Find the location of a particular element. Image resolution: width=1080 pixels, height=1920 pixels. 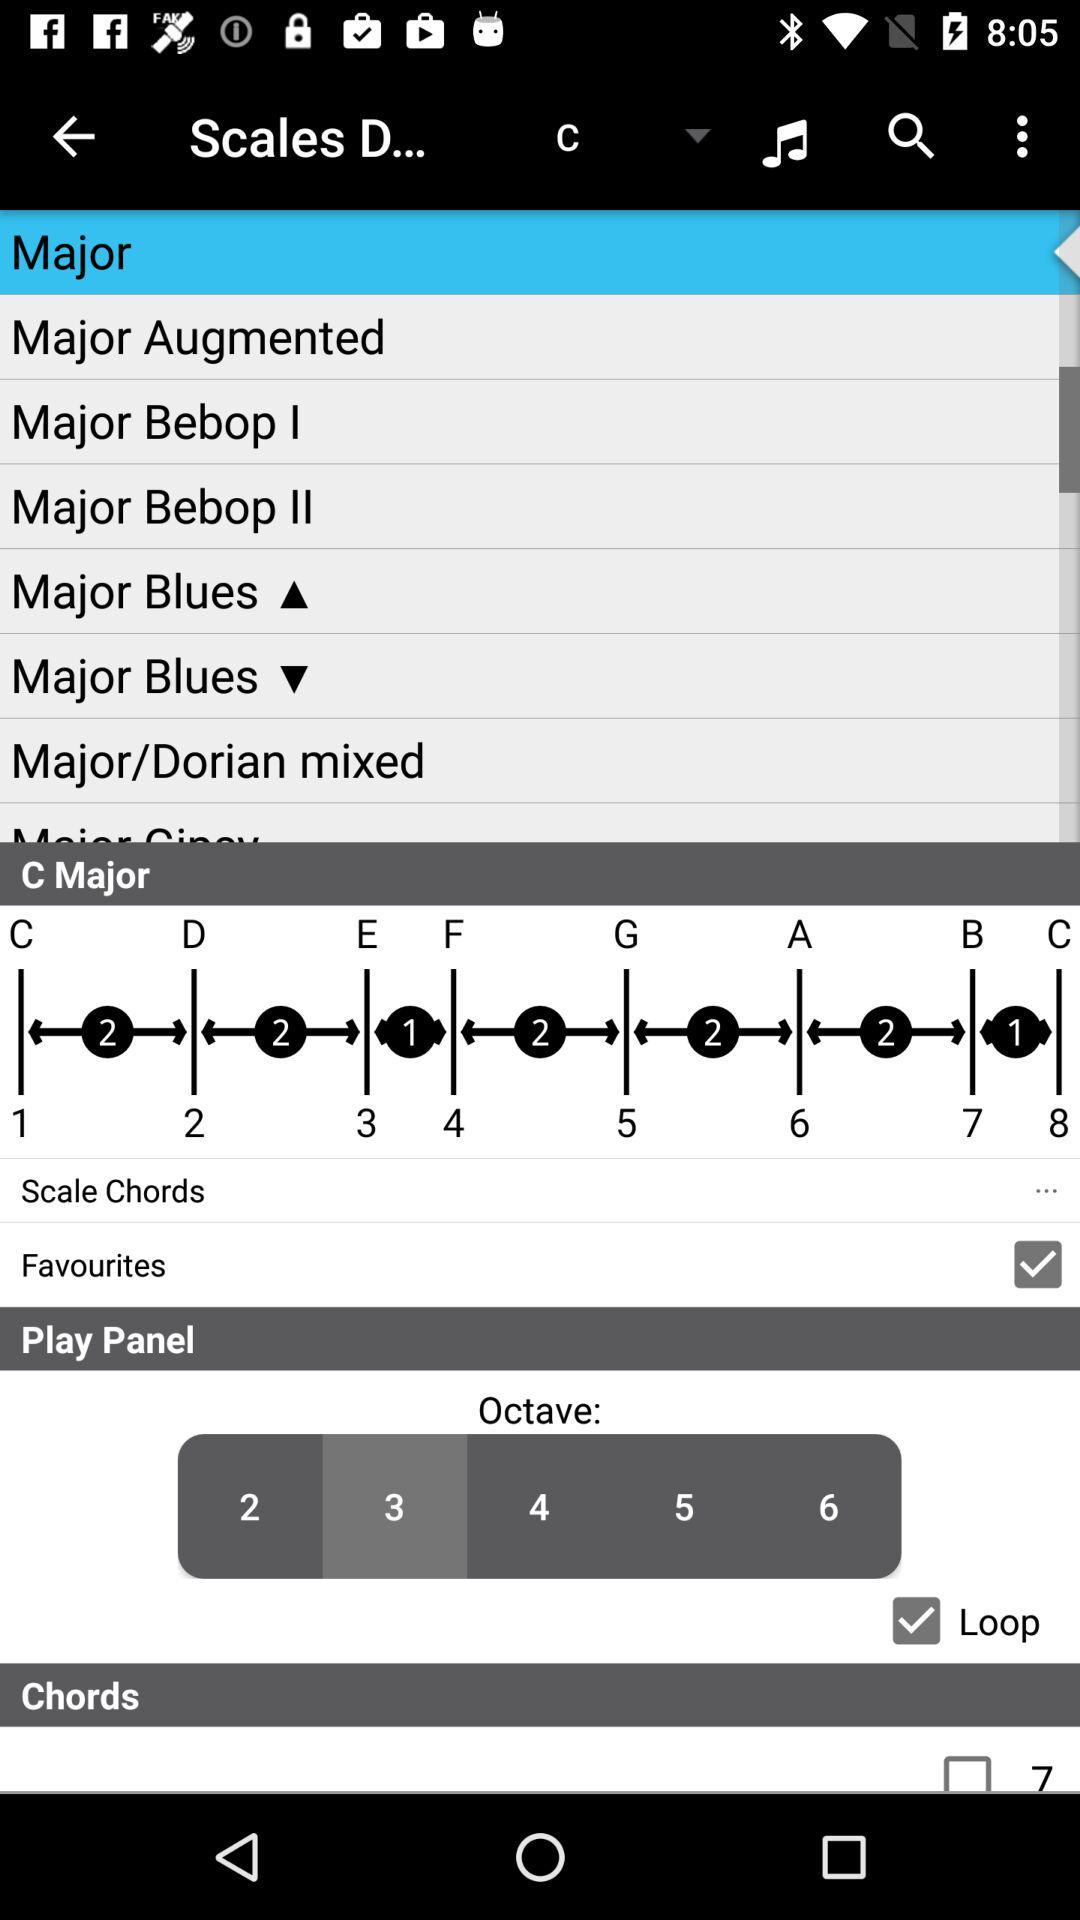

the search icon which is at the top right is located at coordinates (911, 136).